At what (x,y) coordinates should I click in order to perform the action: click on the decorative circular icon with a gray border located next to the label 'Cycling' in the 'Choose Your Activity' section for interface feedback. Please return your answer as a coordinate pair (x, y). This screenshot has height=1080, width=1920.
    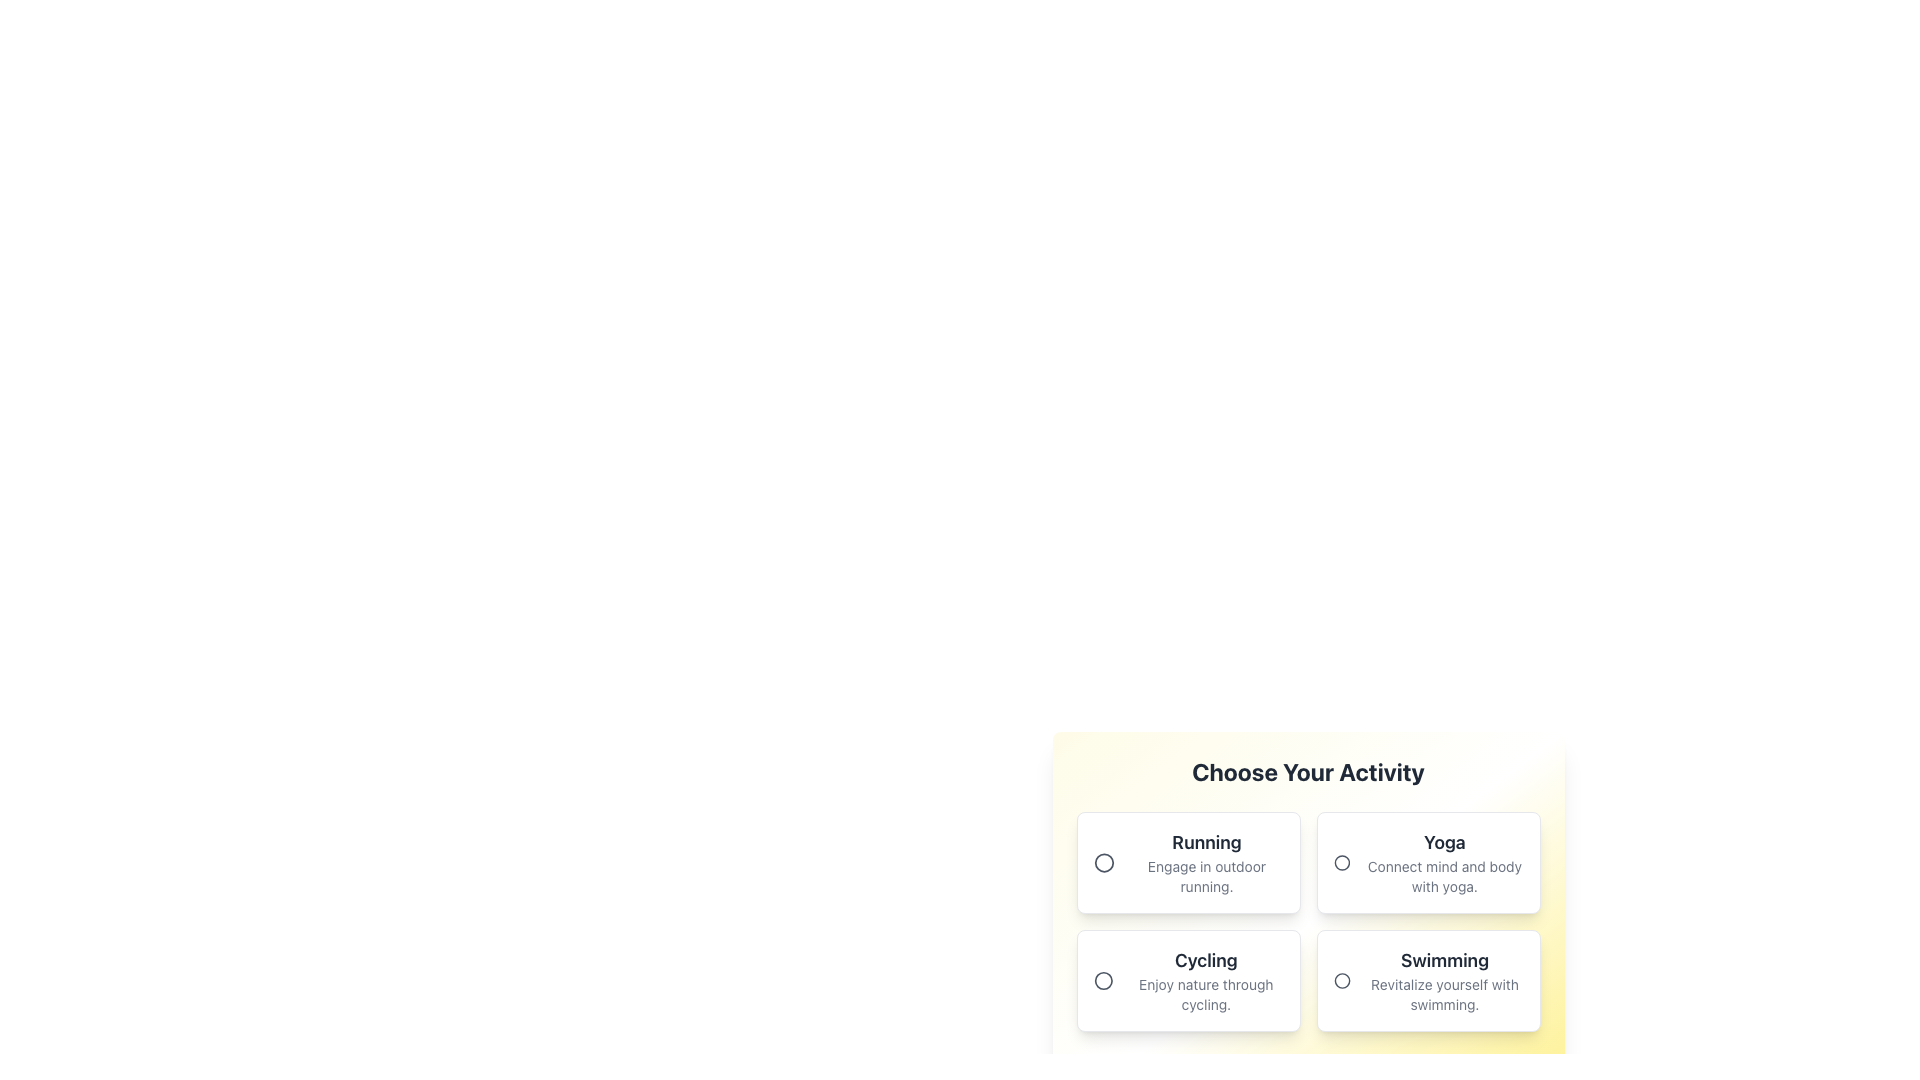
    Looking at the image, I should click on (1102, 979).